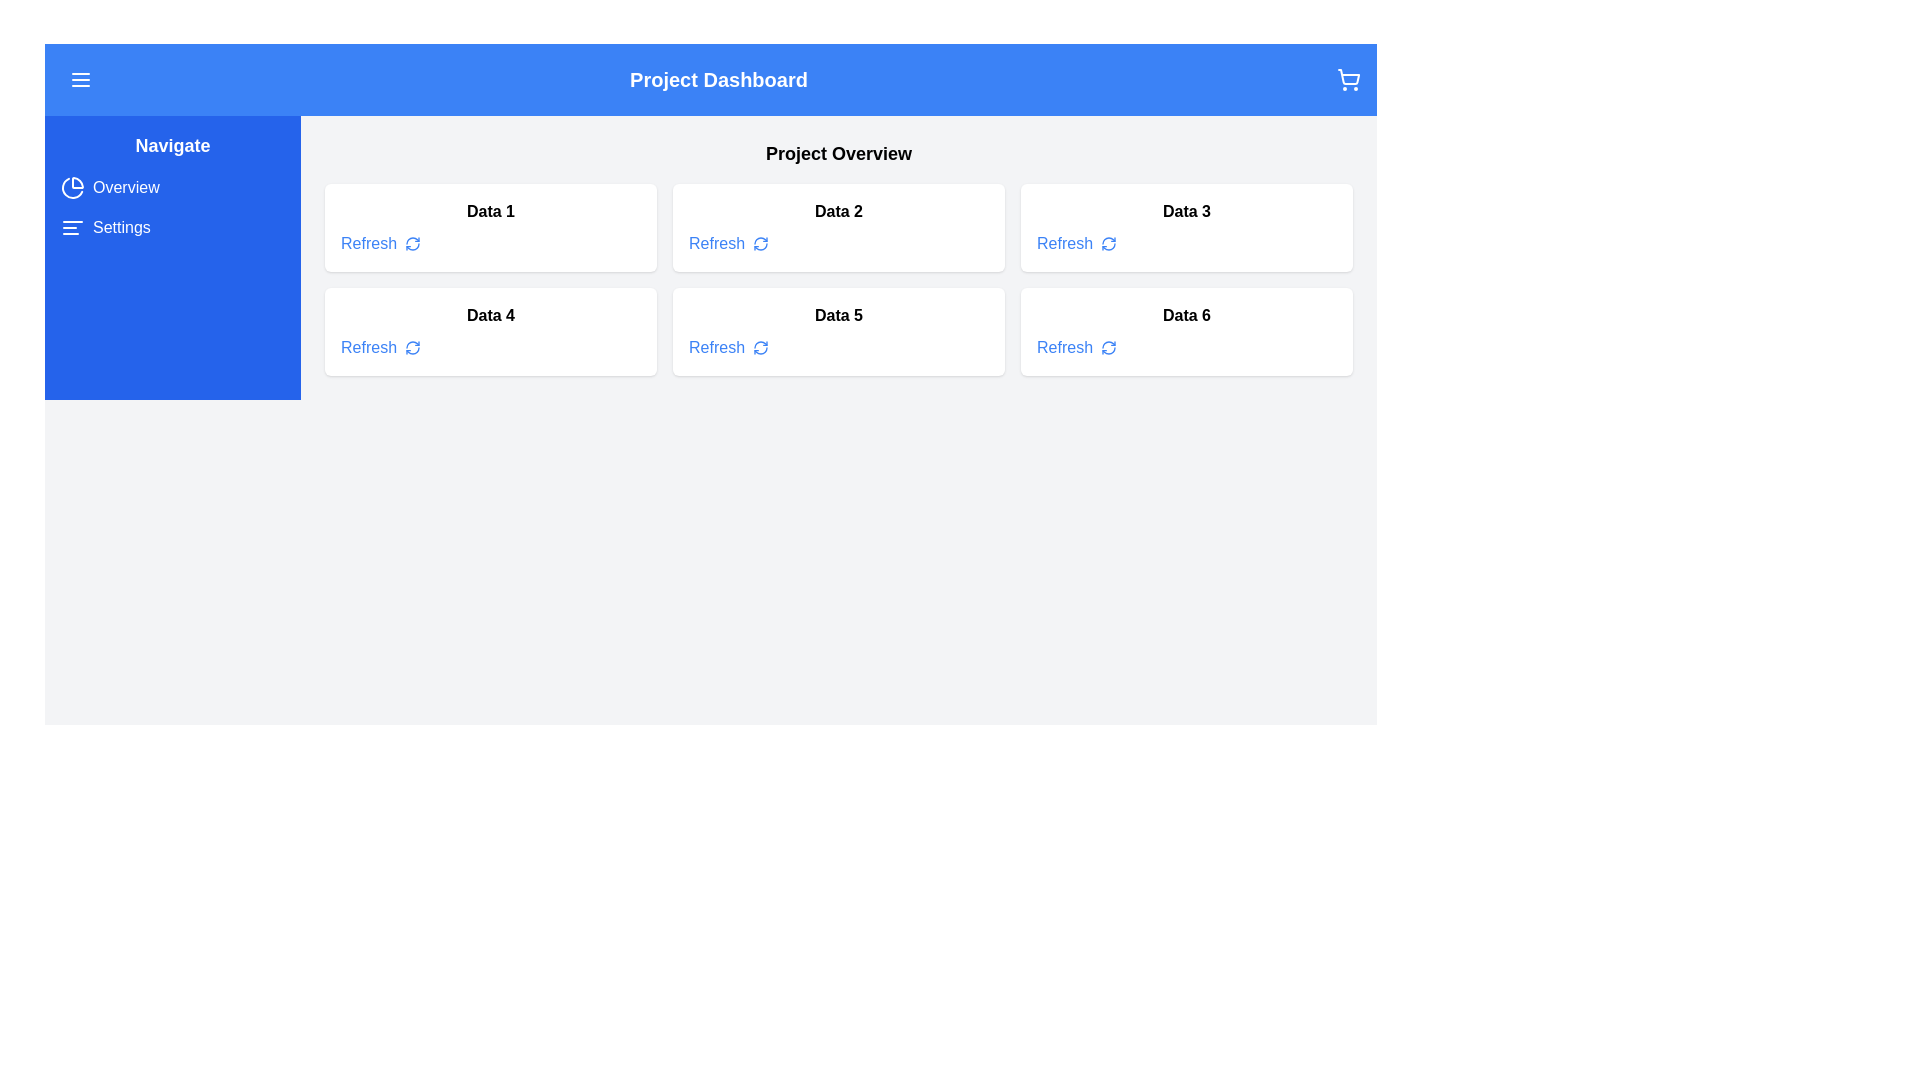  Describe the element at coordinates (125, 188) in the screenshot. I see `the 'Overview' text label located in the left sidebar, which is styled with a blue background and appears below a pie chart icon` at that location.